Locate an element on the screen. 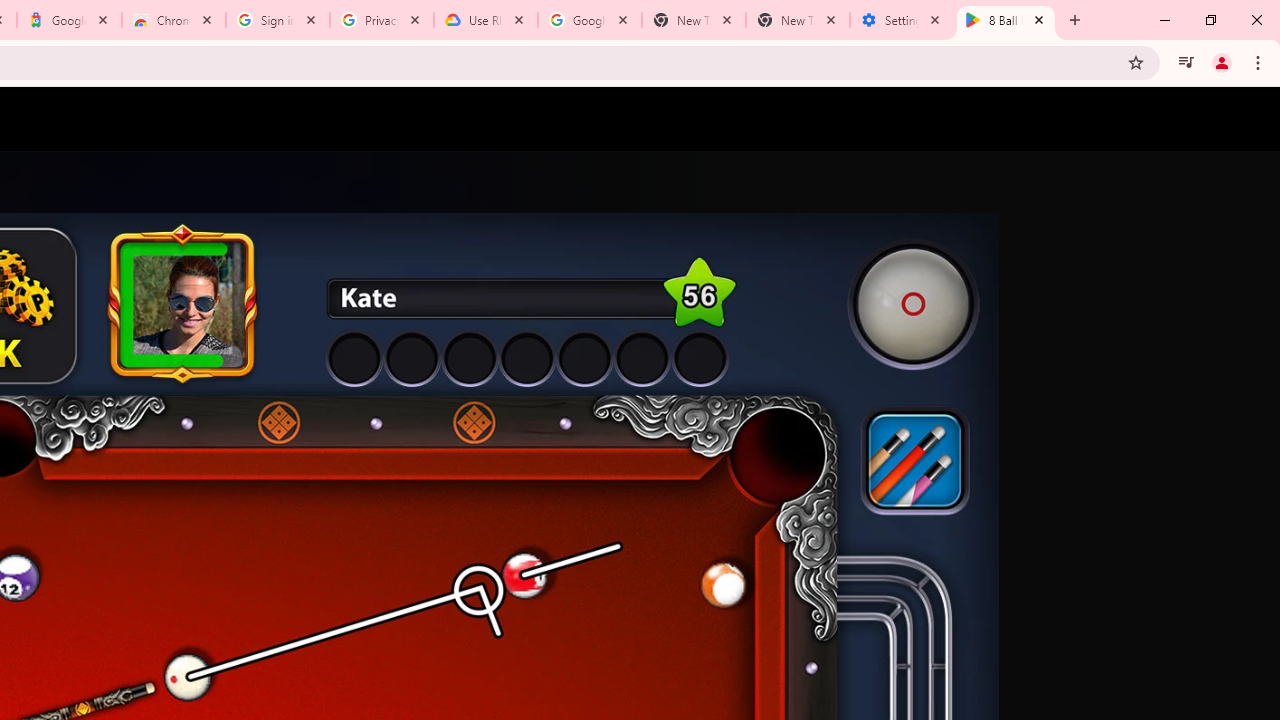 The width and height of the screenshot is (1280, 720). 'Settings - System' is located at coordinates (900, 20).